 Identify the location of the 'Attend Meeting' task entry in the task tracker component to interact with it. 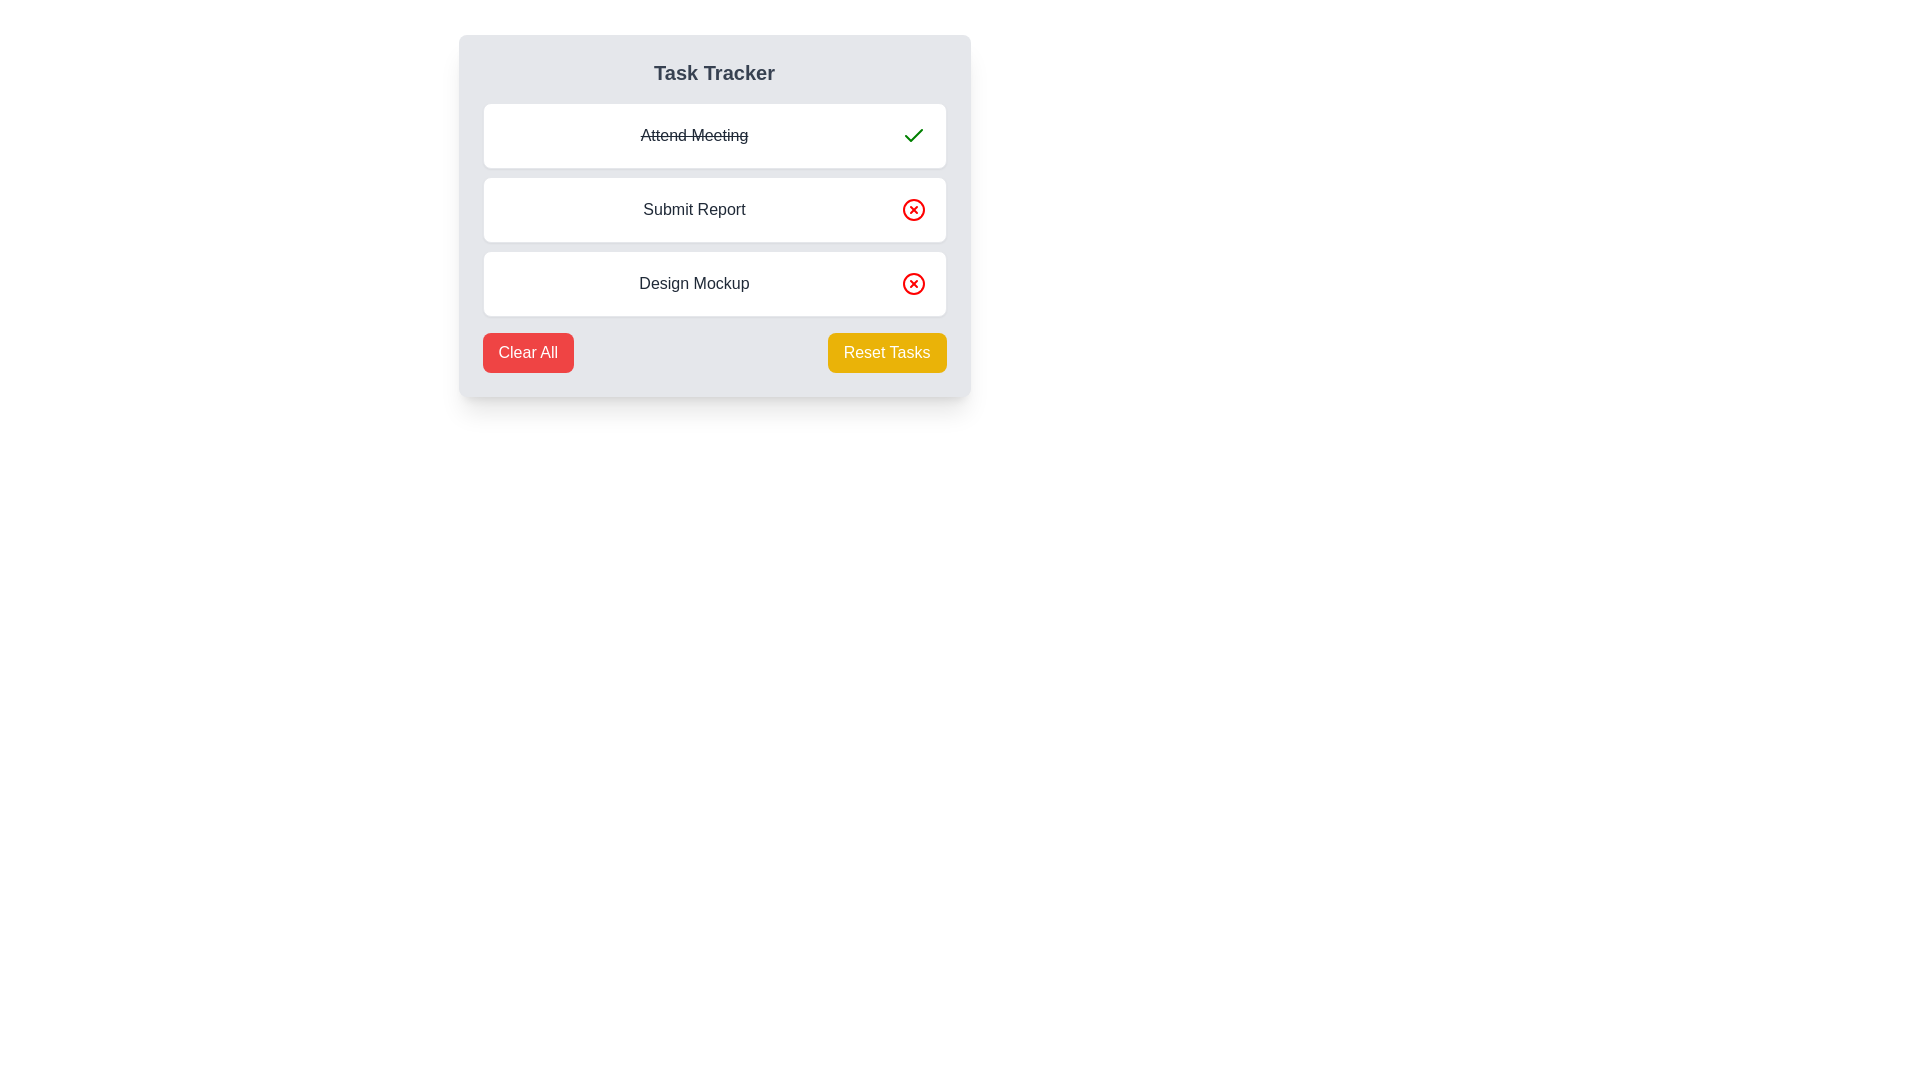
(714, 135).